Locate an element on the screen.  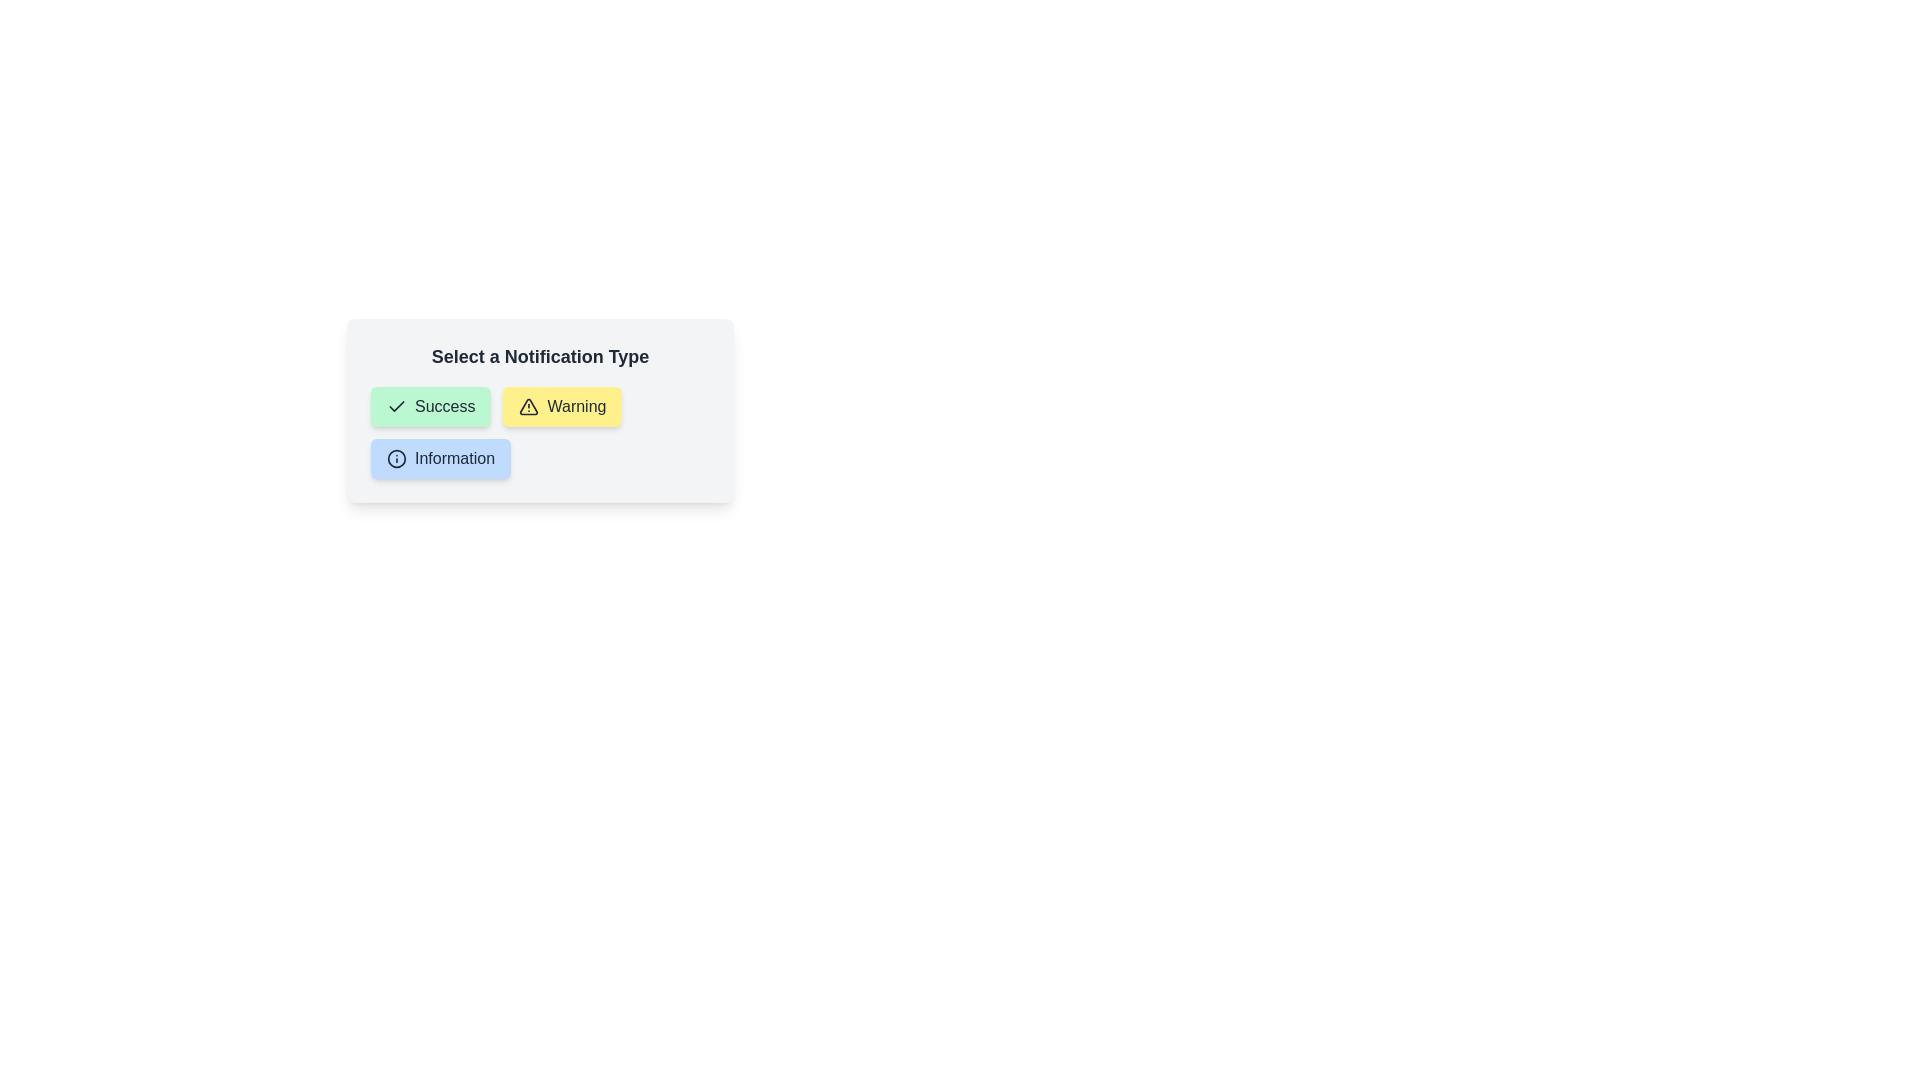
the chip labeled Success is located at coordinates (430, 406).